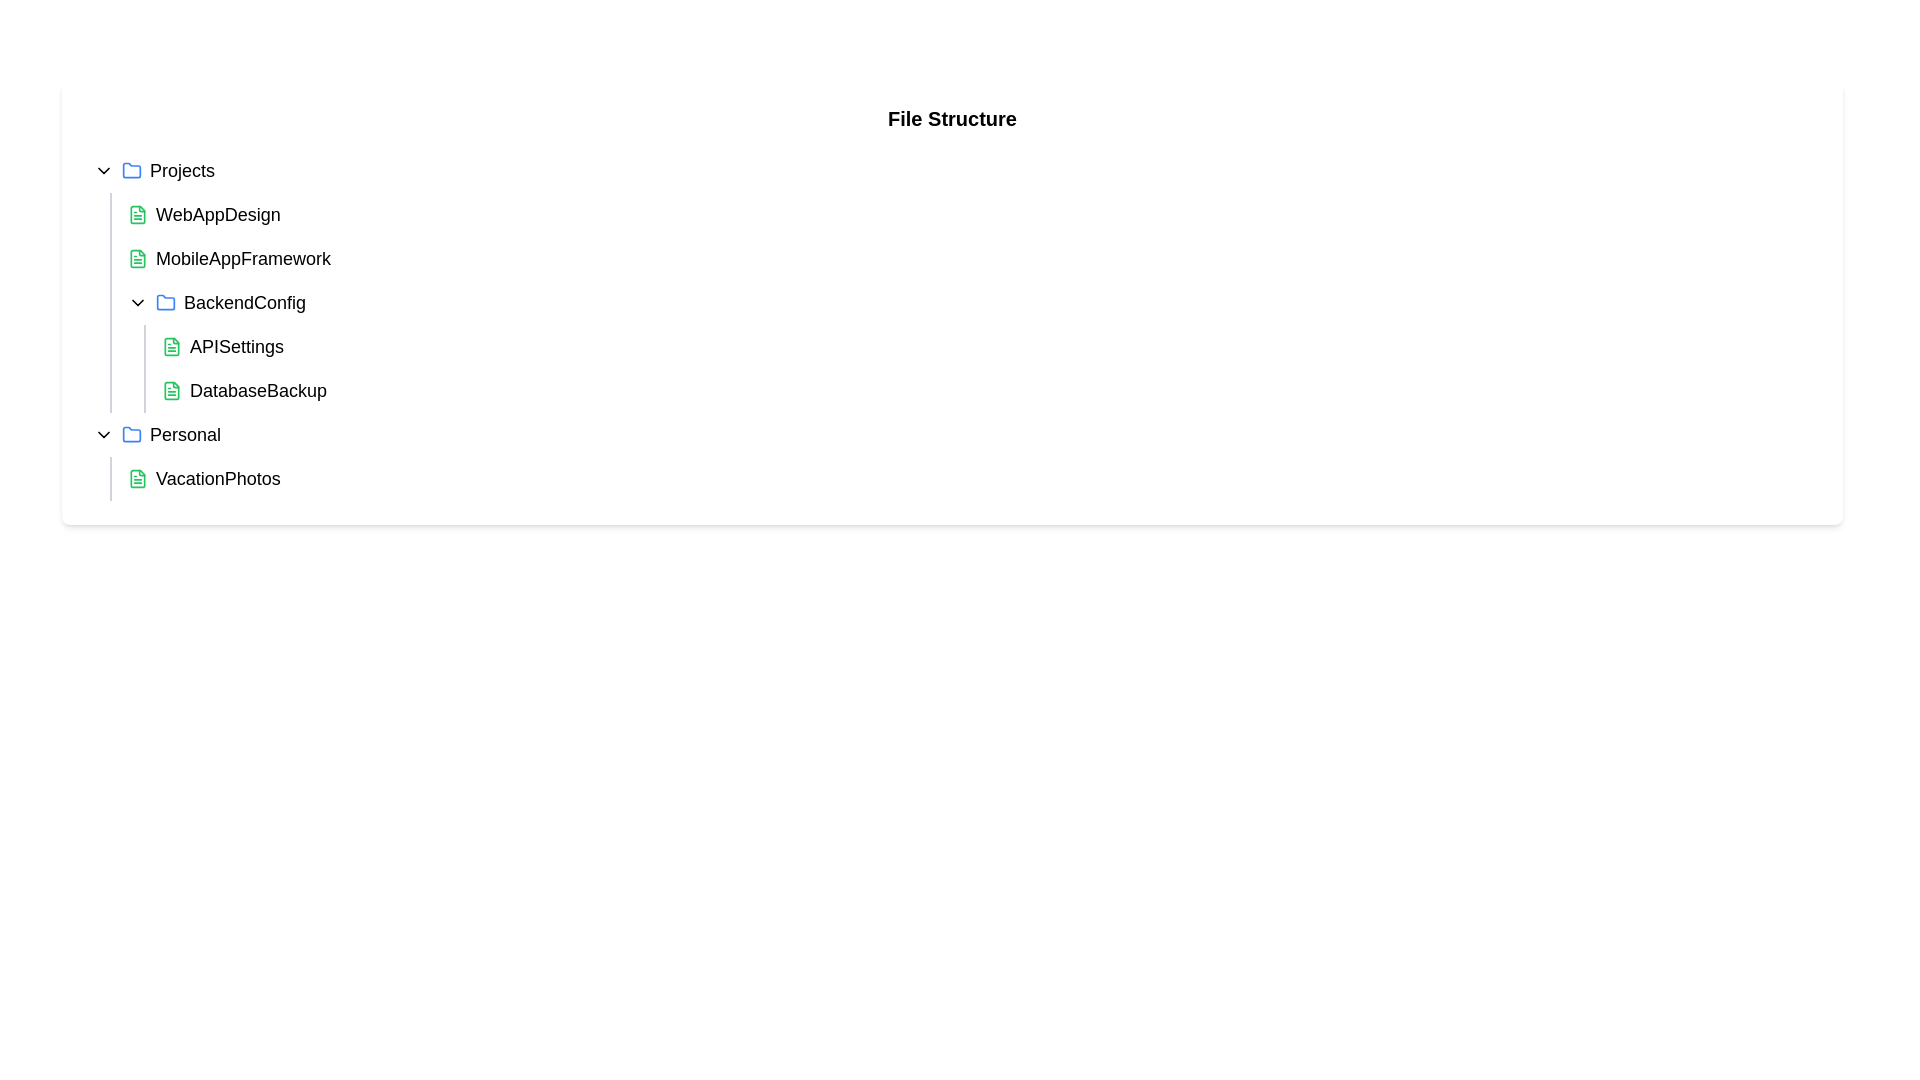  I want to click on the downward-facing chevron icon, so click(137, 303).